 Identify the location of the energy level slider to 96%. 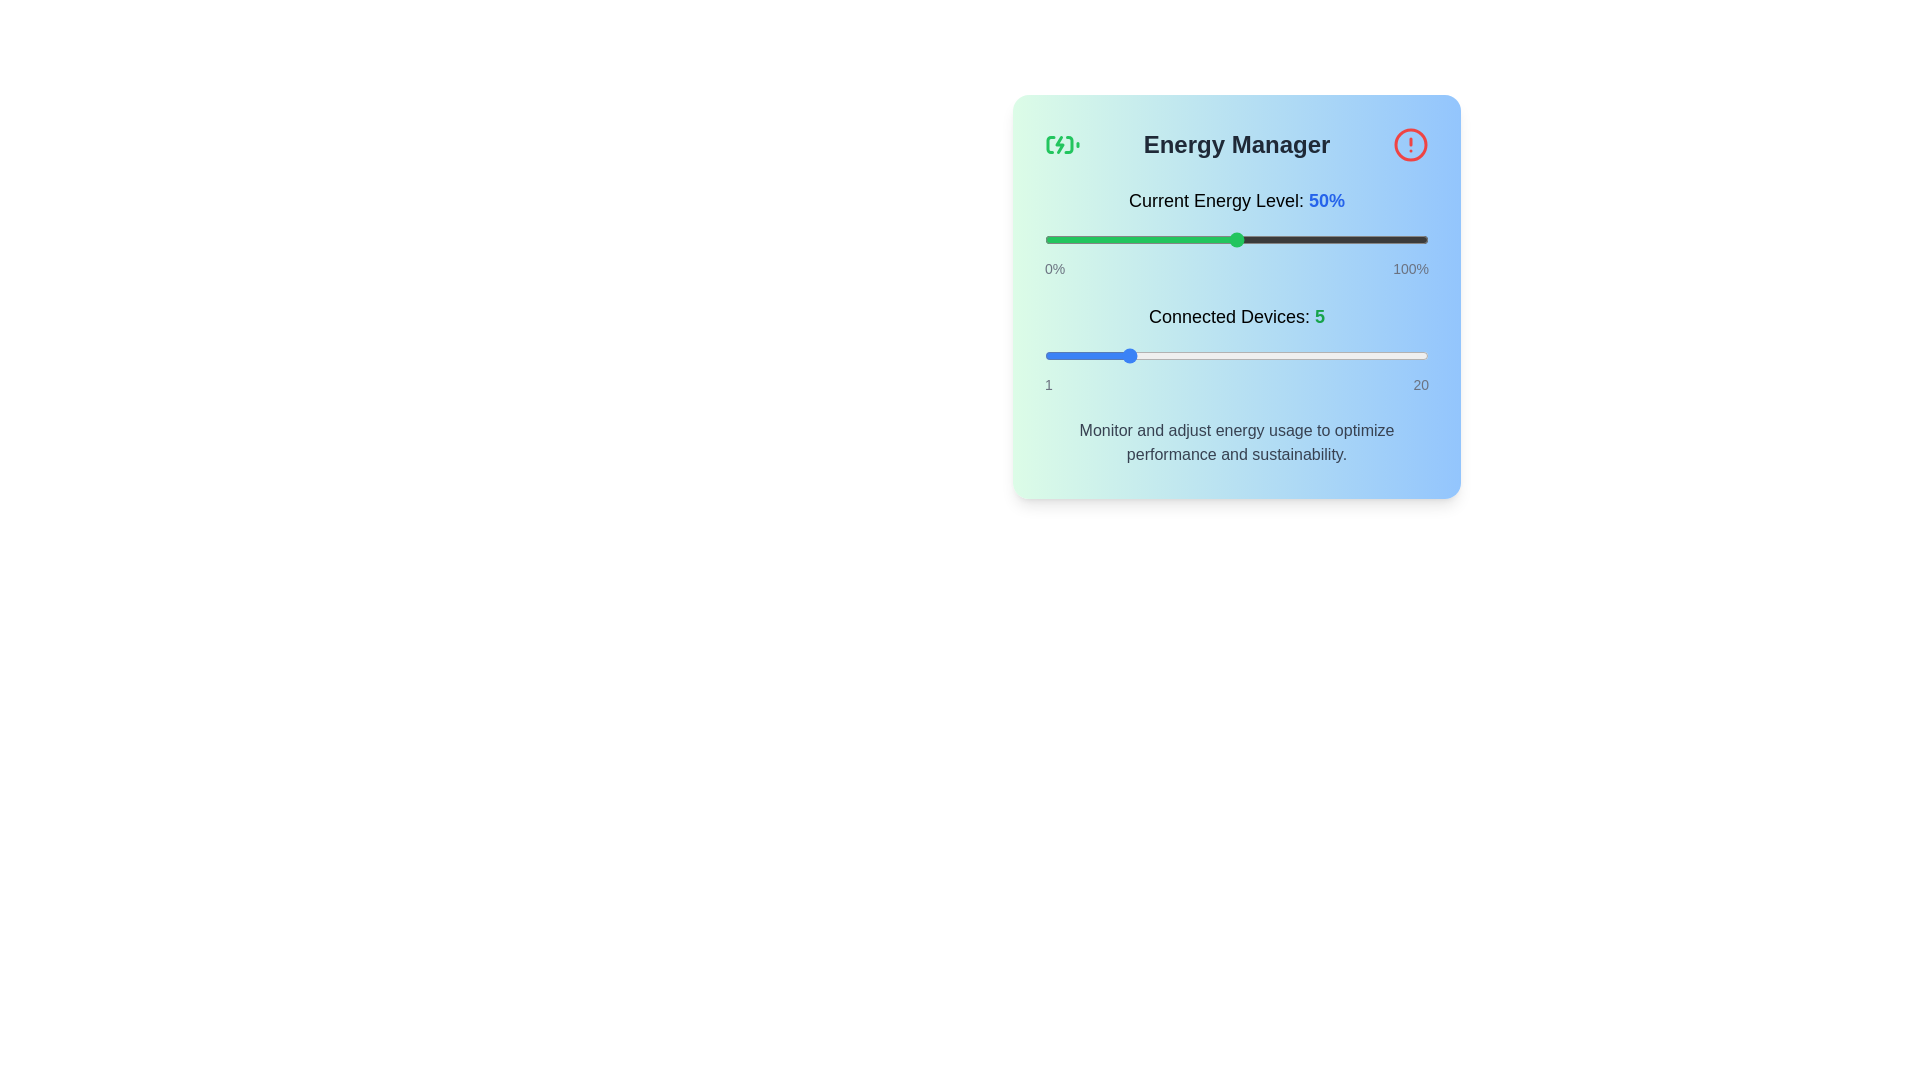
(1412, 238).